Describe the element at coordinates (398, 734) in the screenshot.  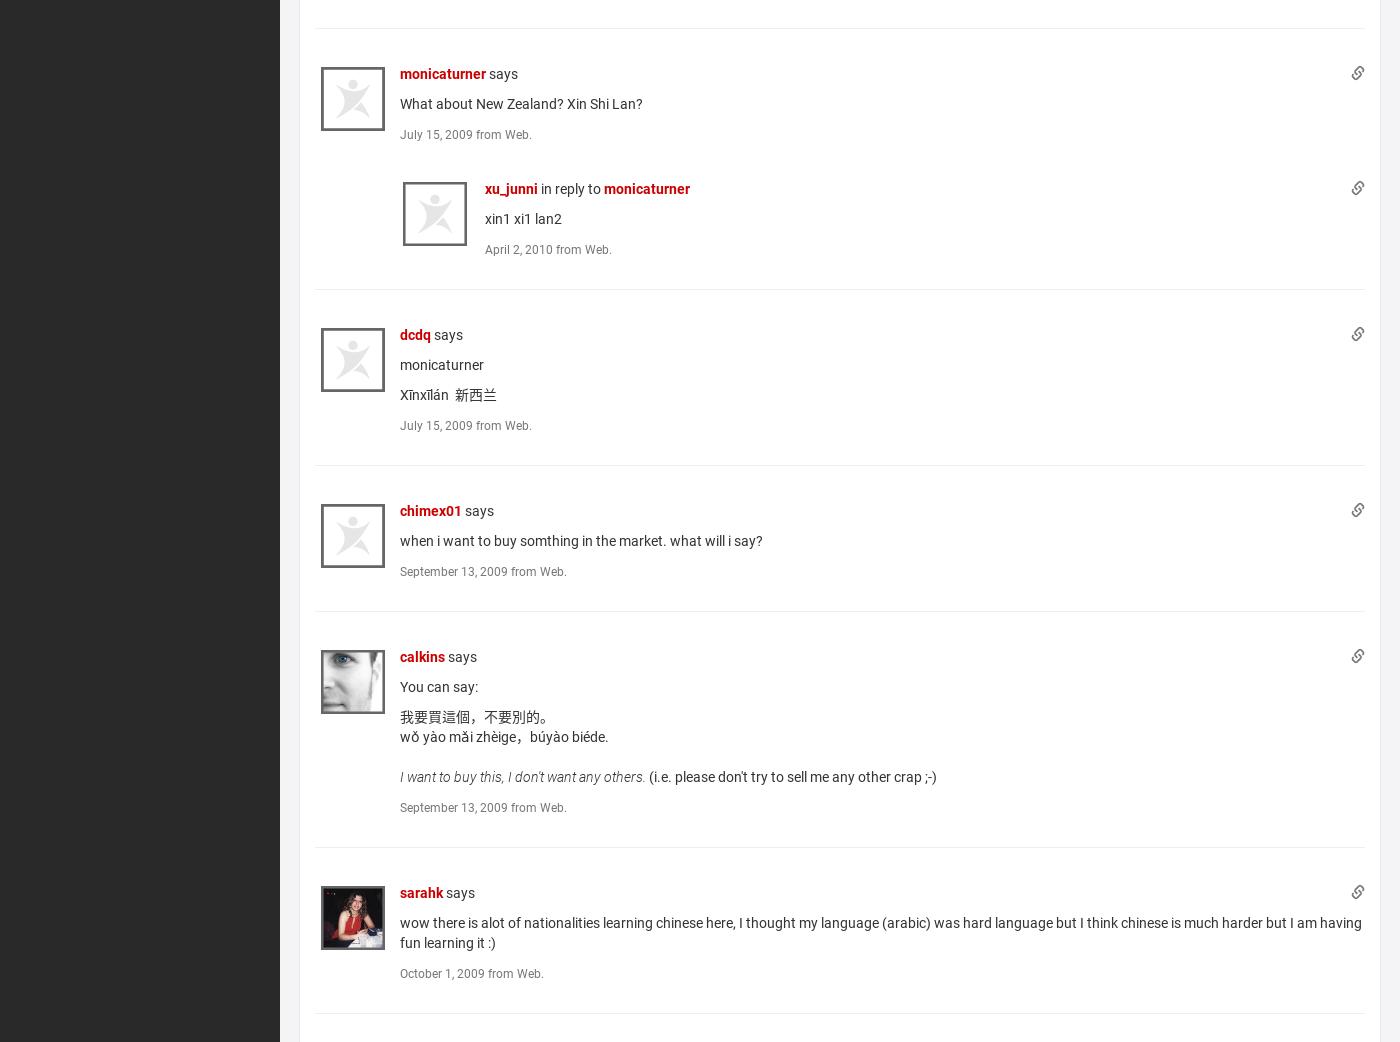
I see `'wǒ yào mǎi zhèige，búyào biéde.'` at that location.